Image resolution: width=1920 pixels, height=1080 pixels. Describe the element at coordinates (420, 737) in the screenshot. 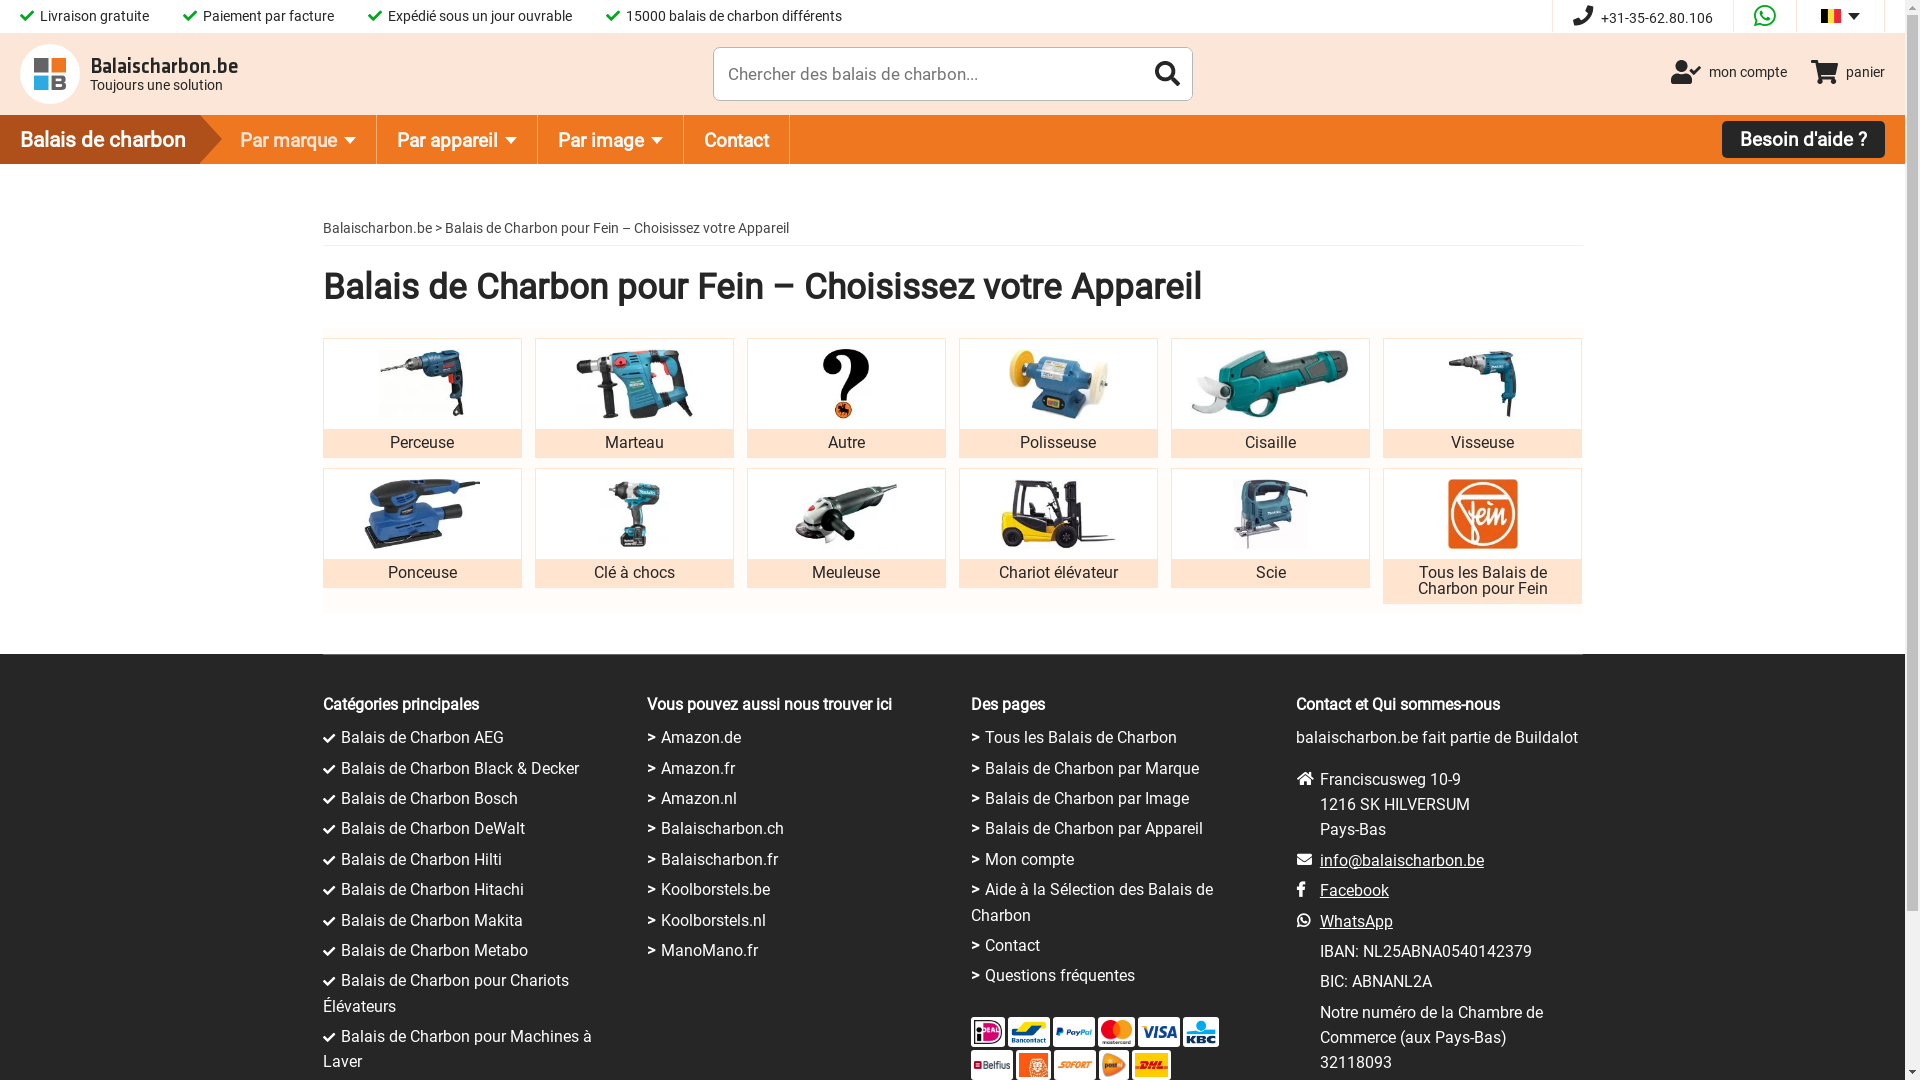

I see `'Balais de Charbon AEG'` at that location.